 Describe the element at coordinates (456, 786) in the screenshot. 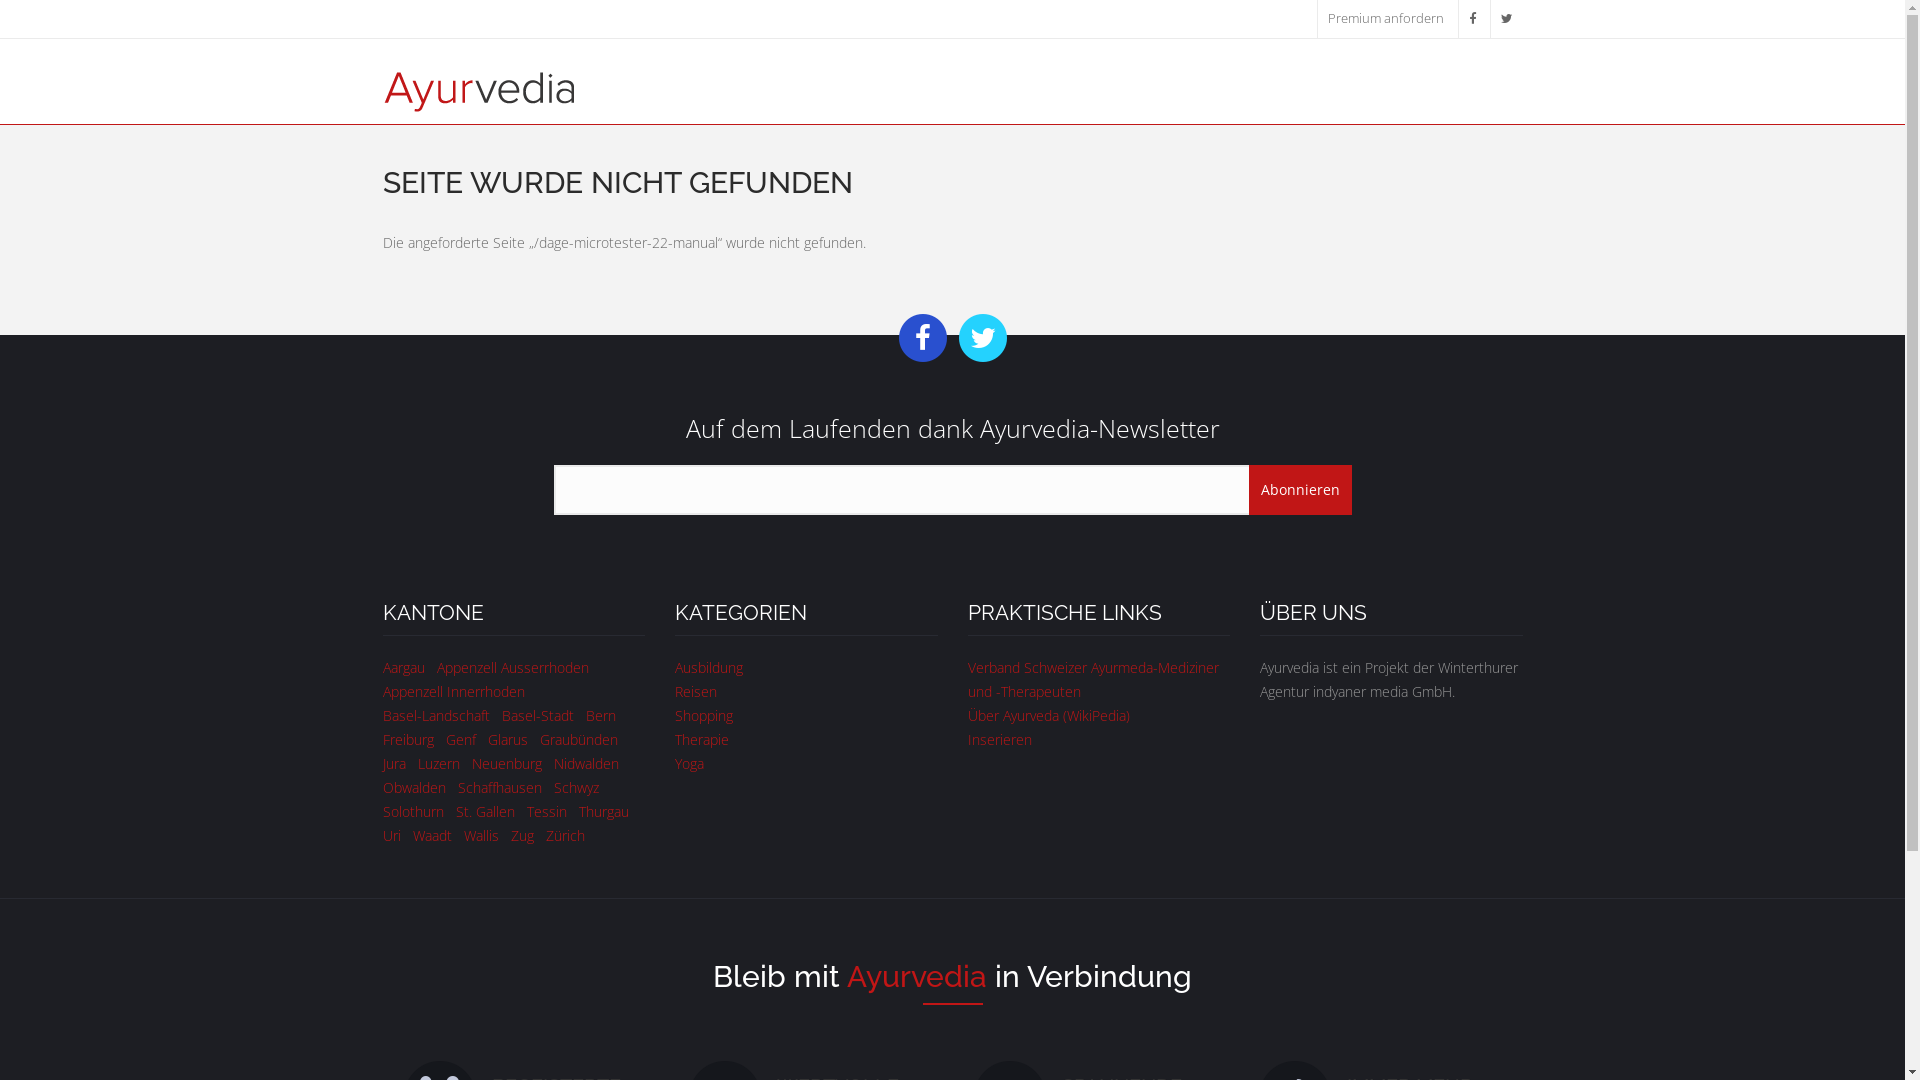

I see `'Schaffhausen'` at that location.